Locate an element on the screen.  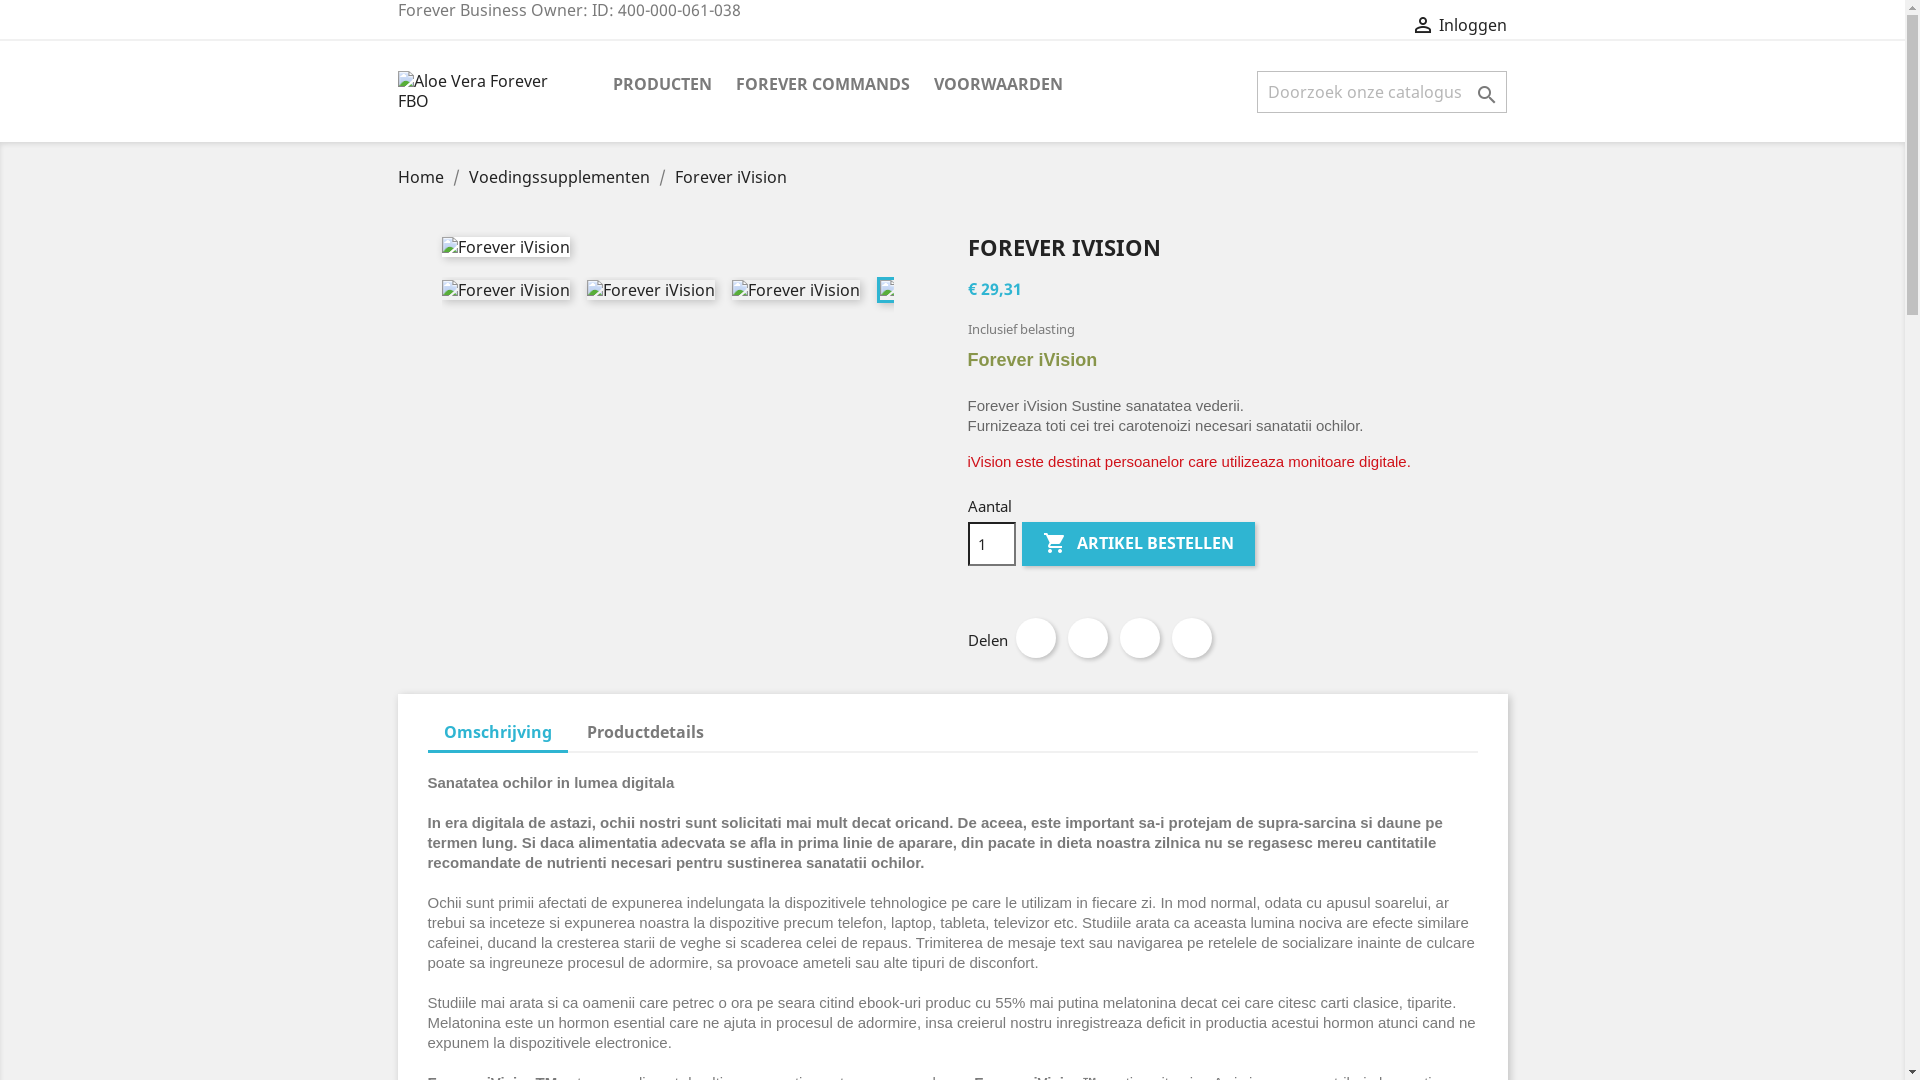
'Productdetails' is located at coordinates (645, 732).